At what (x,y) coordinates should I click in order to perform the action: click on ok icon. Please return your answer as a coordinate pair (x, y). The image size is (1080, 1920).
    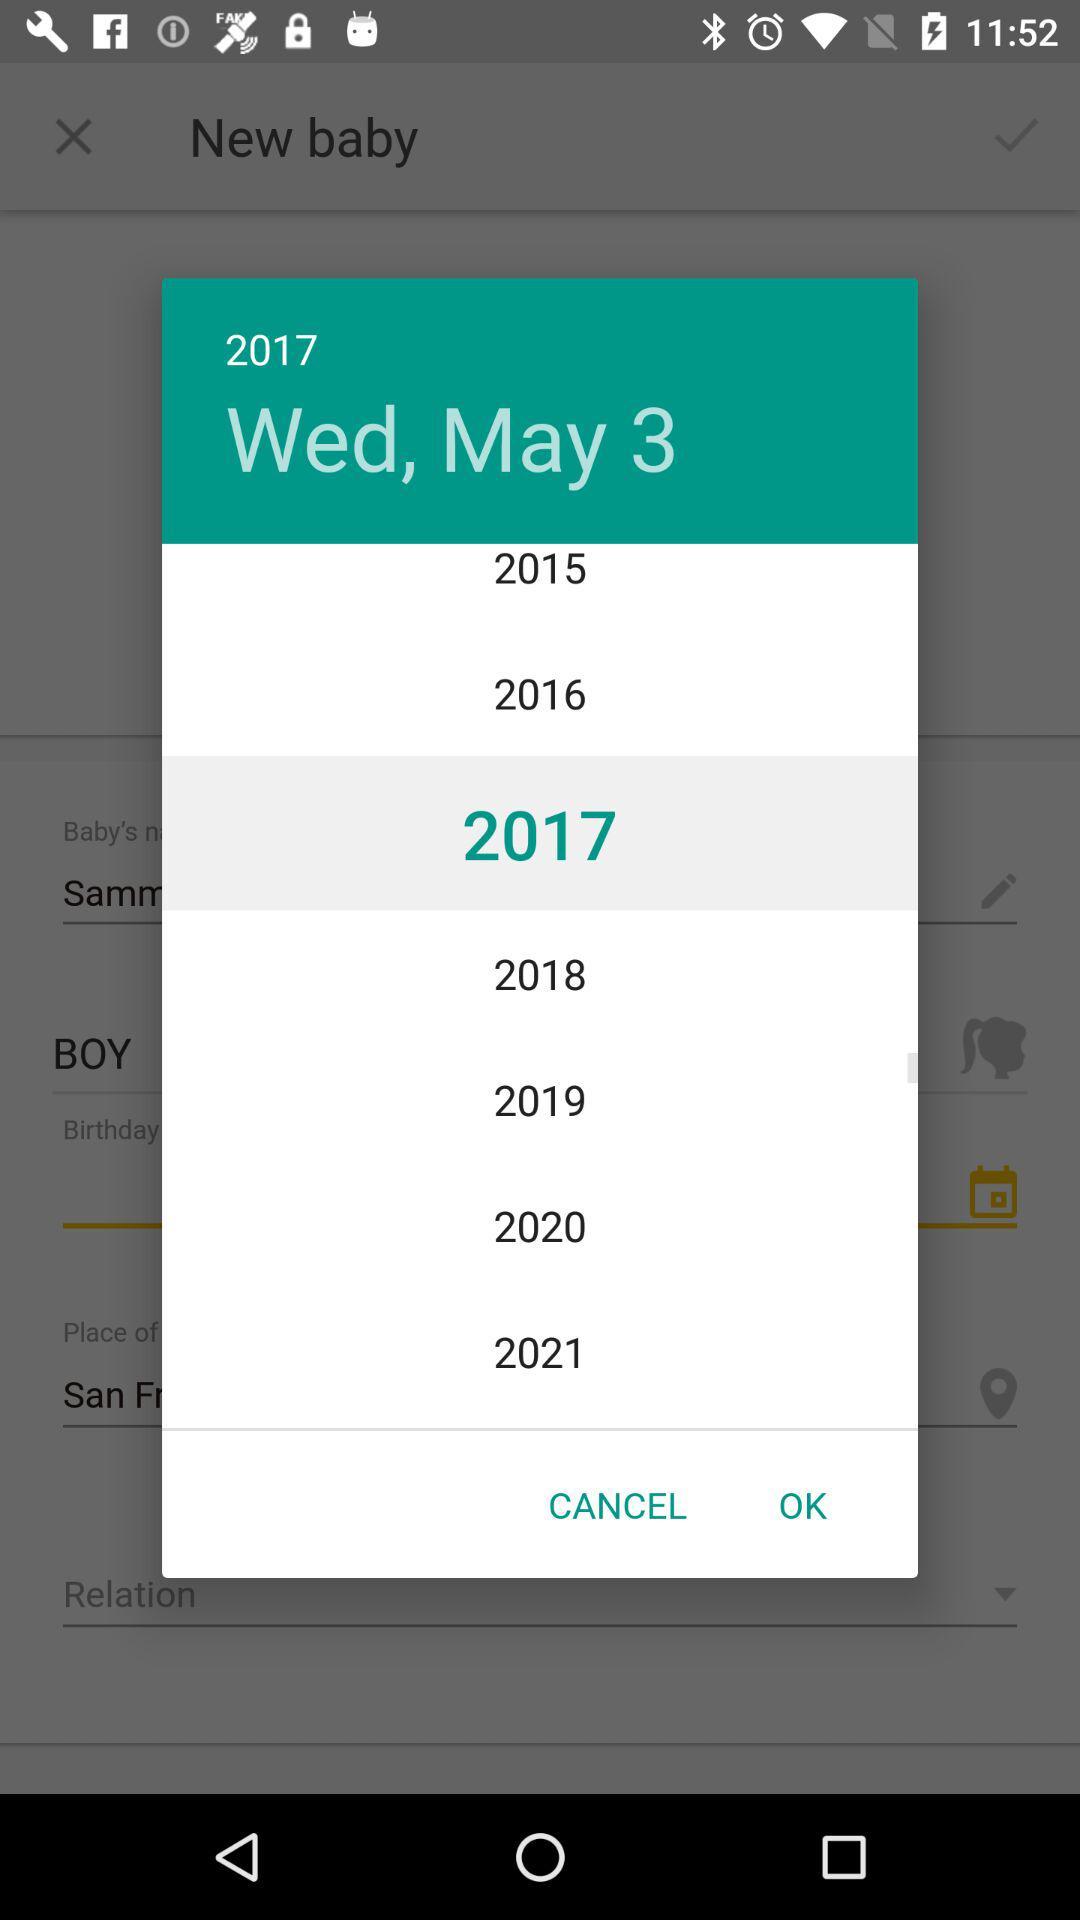
    Looking at the image, I should click on (801, 1504).